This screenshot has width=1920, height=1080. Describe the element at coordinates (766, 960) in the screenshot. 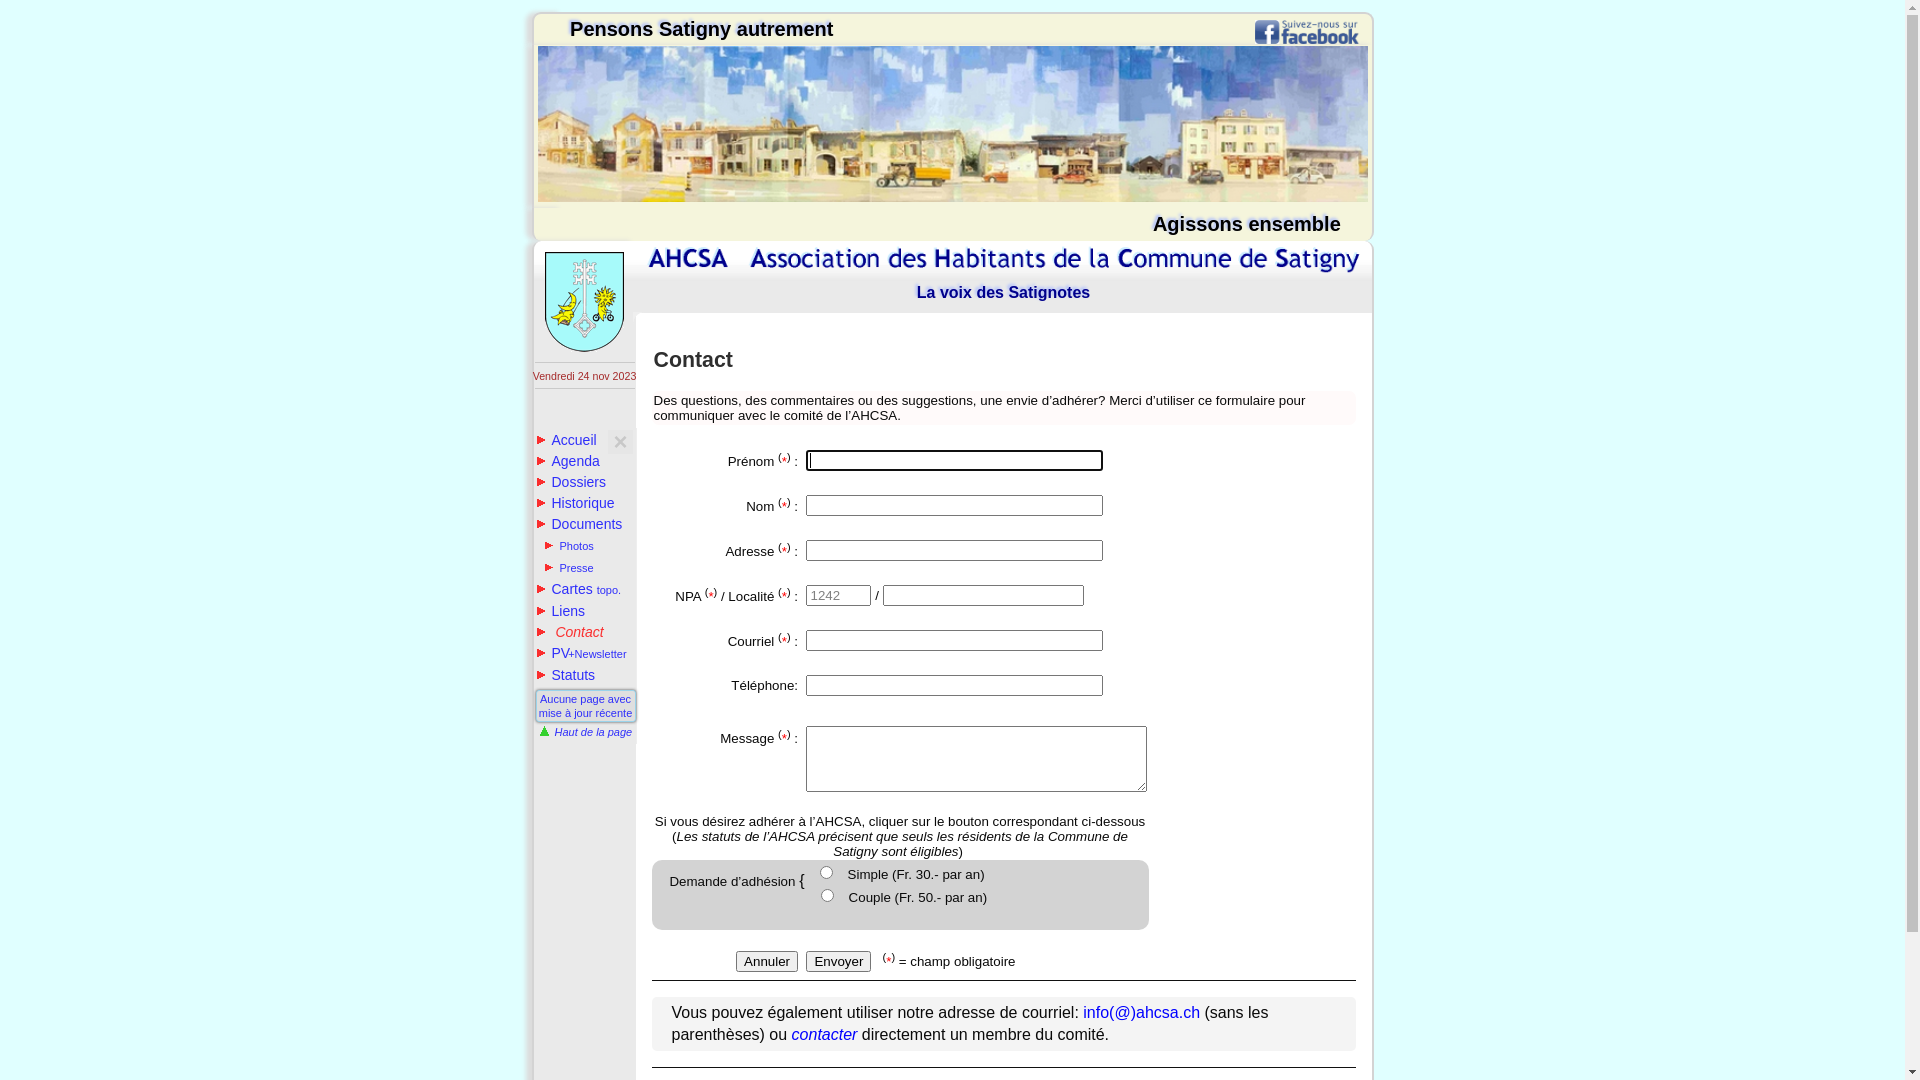

I see `'Annuler'` at that location.